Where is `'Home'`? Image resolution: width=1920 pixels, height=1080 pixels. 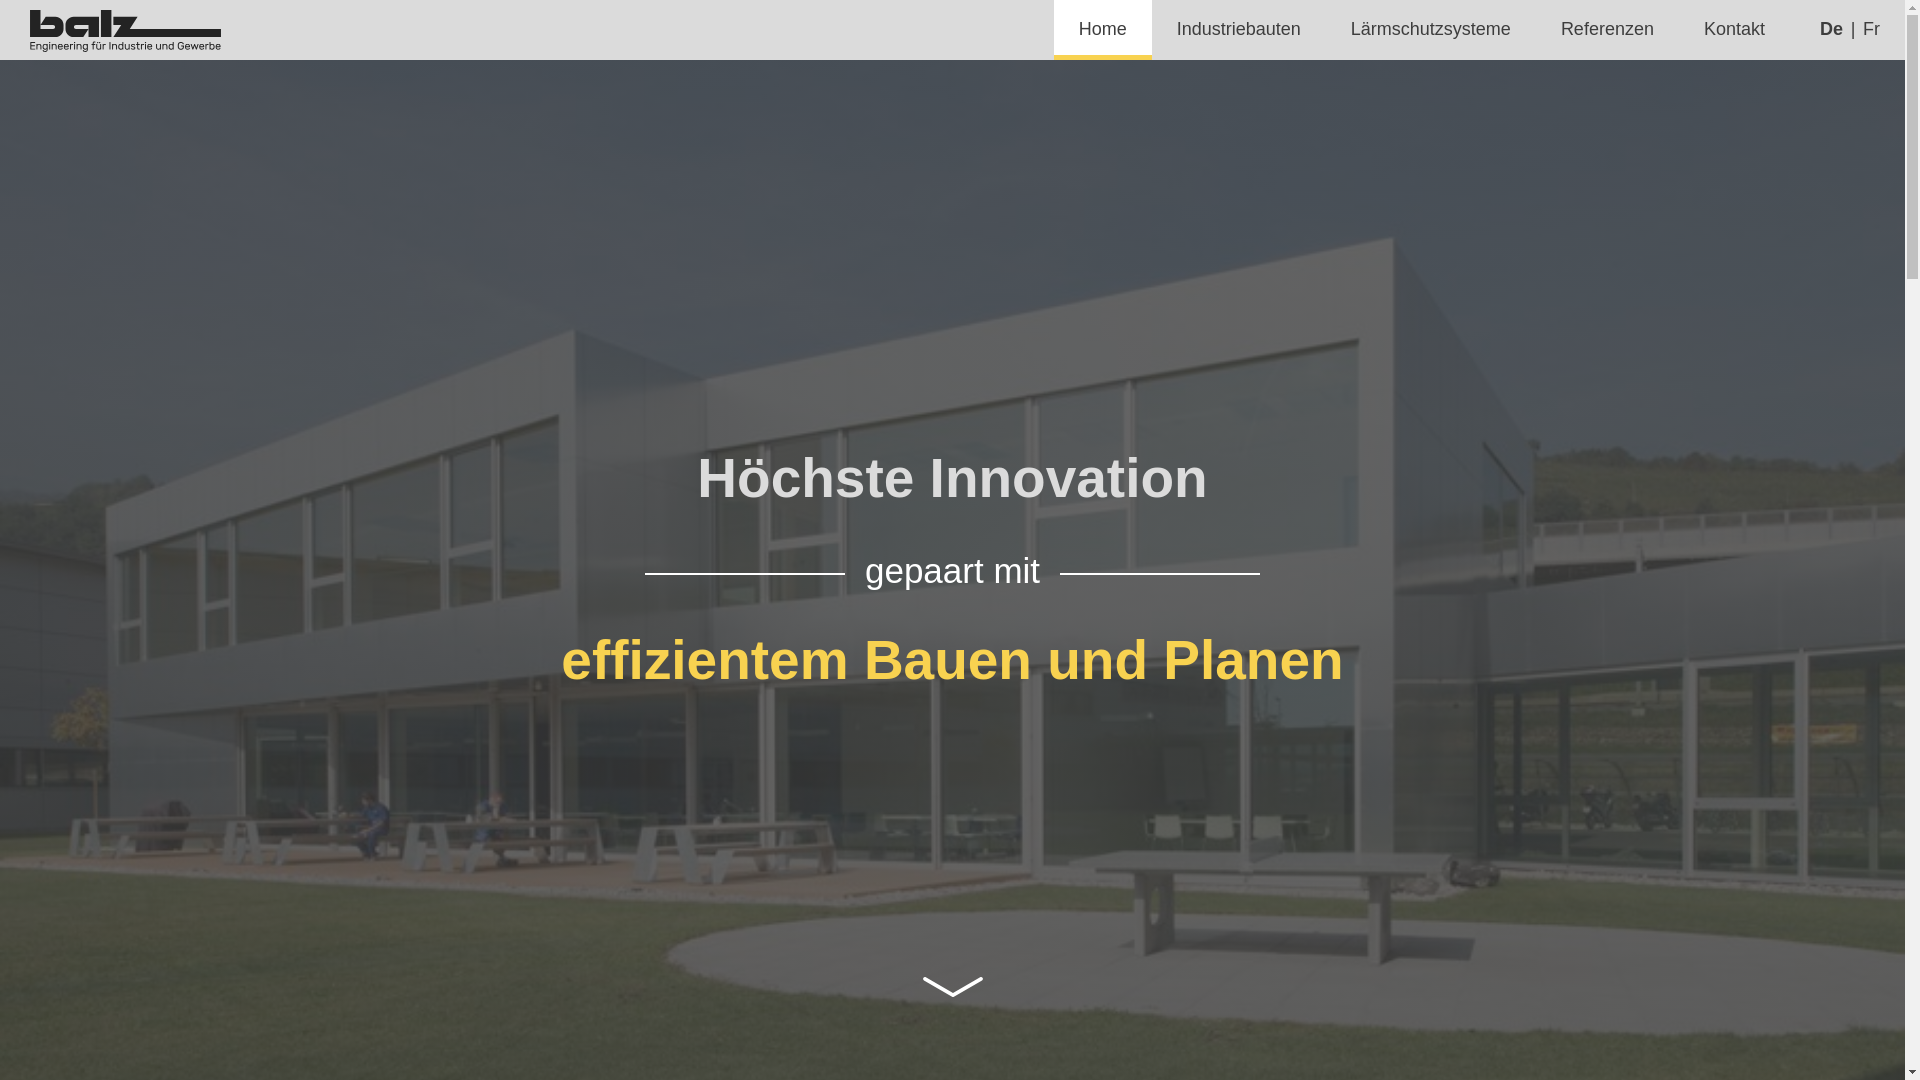
'Home' is located at coordinates (1102, 30).